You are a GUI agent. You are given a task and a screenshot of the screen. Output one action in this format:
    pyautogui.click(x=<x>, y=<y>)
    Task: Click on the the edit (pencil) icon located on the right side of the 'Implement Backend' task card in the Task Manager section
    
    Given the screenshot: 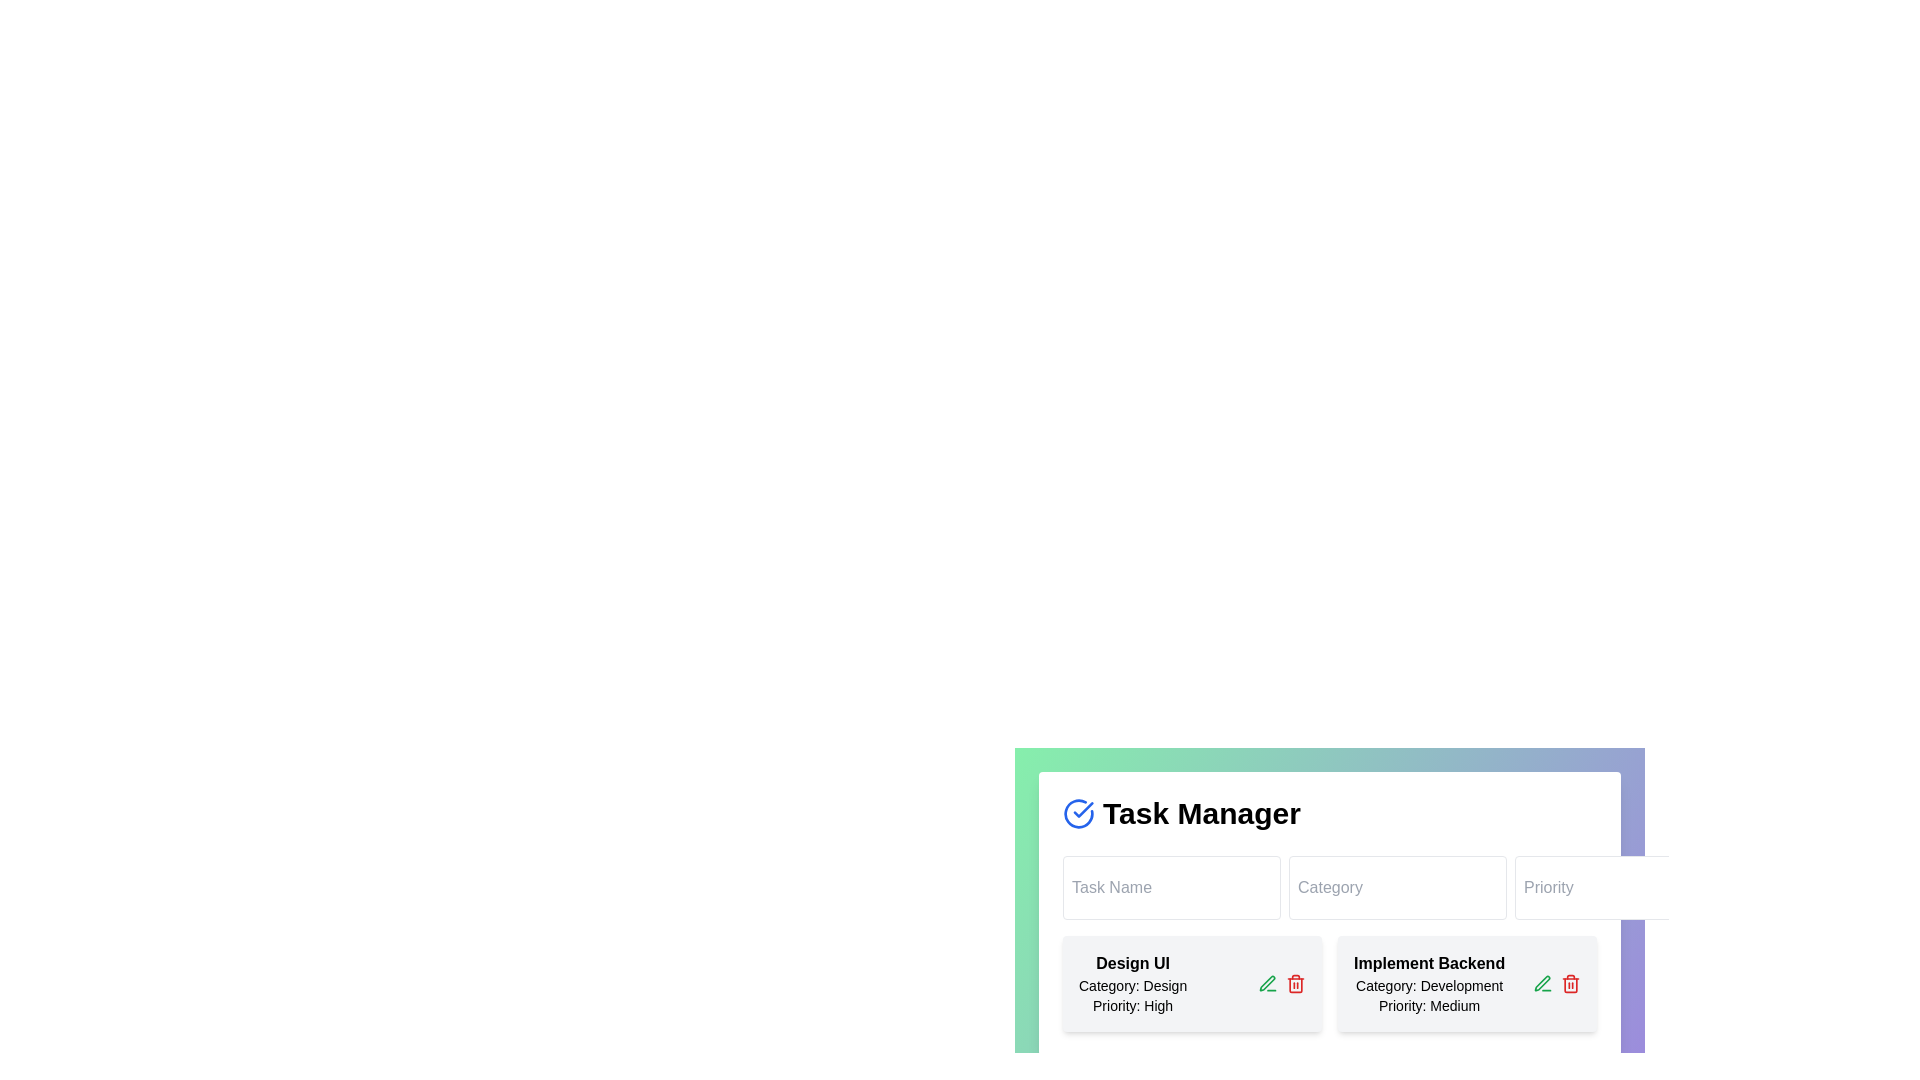 What is the action you would take?
    pyautogui.click(x=1467, y=982)
    